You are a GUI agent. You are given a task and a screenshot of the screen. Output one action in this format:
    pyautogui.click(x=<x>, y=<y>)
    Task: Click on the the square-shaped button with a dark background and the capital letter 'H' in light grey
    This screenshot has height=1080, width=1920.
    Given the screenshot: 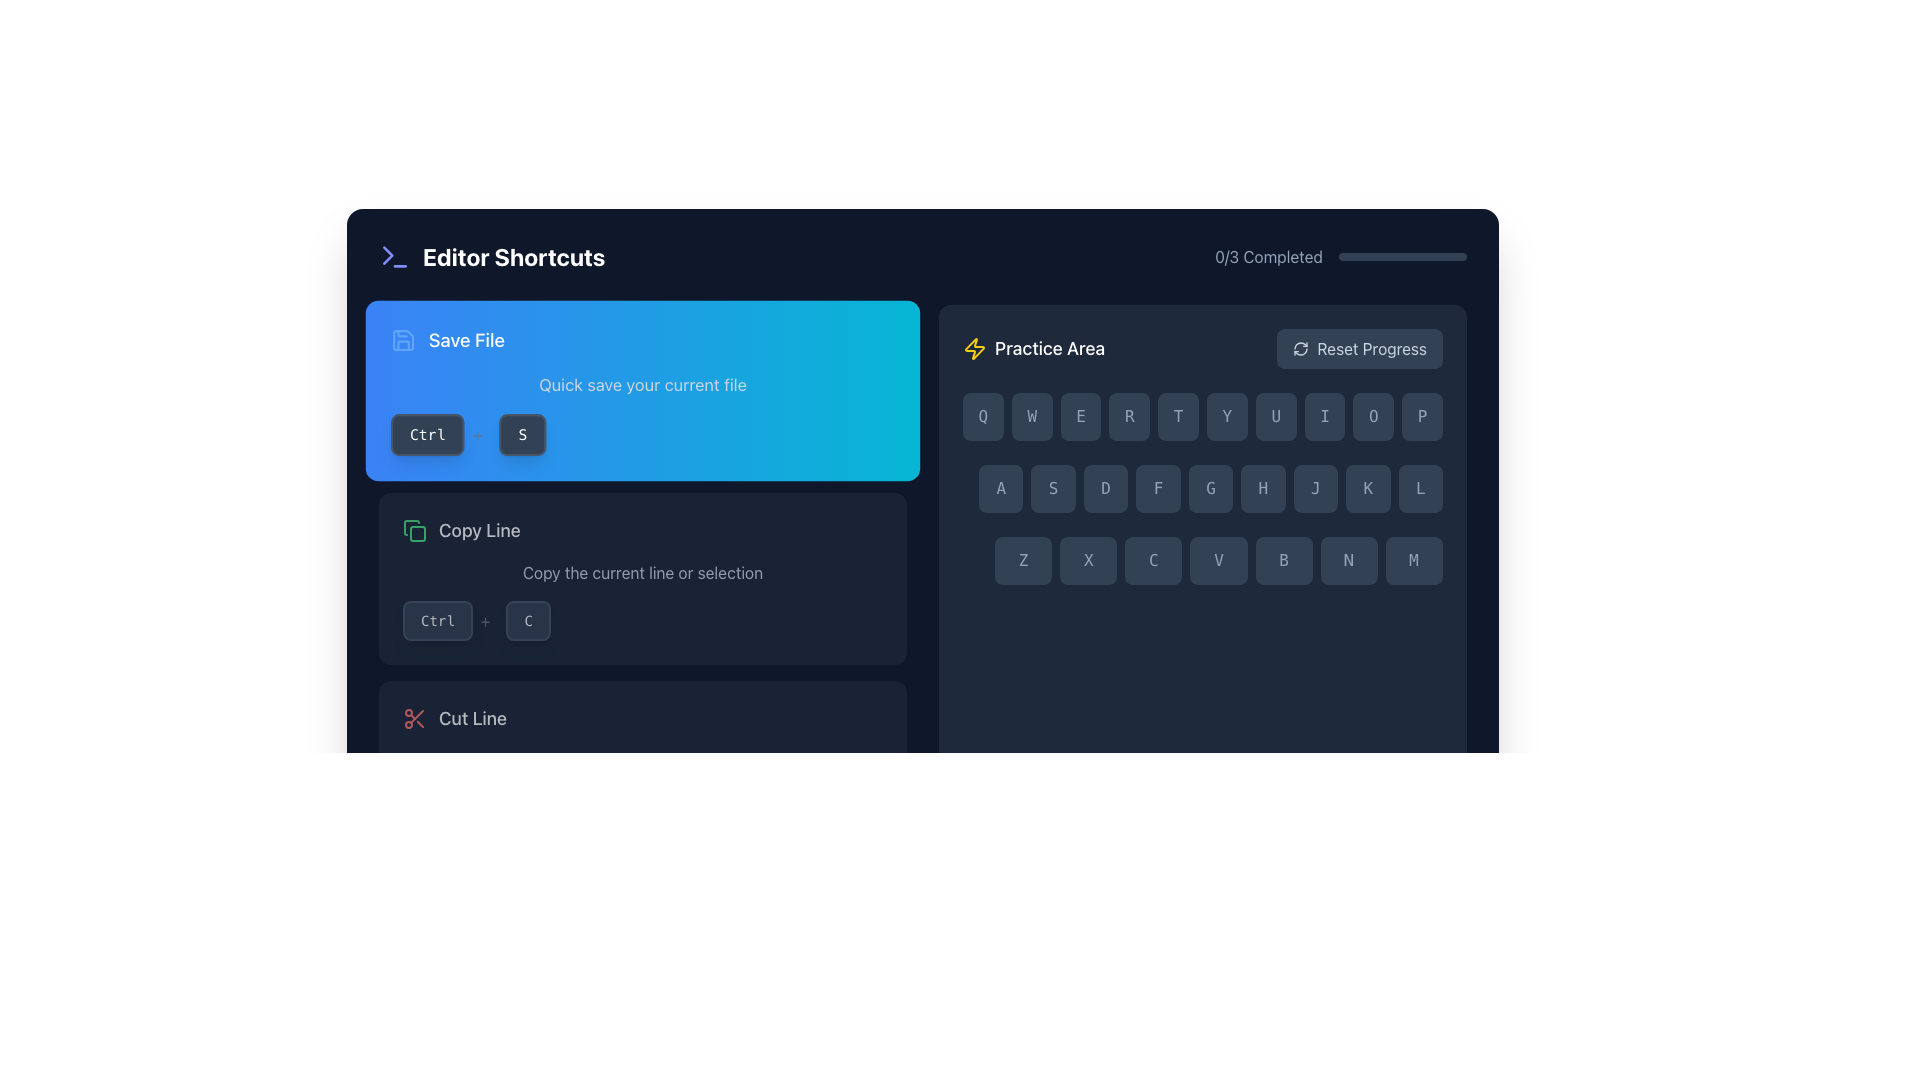 What is the action you would take?
    pyautogui.click(x=1262, y=489)
    